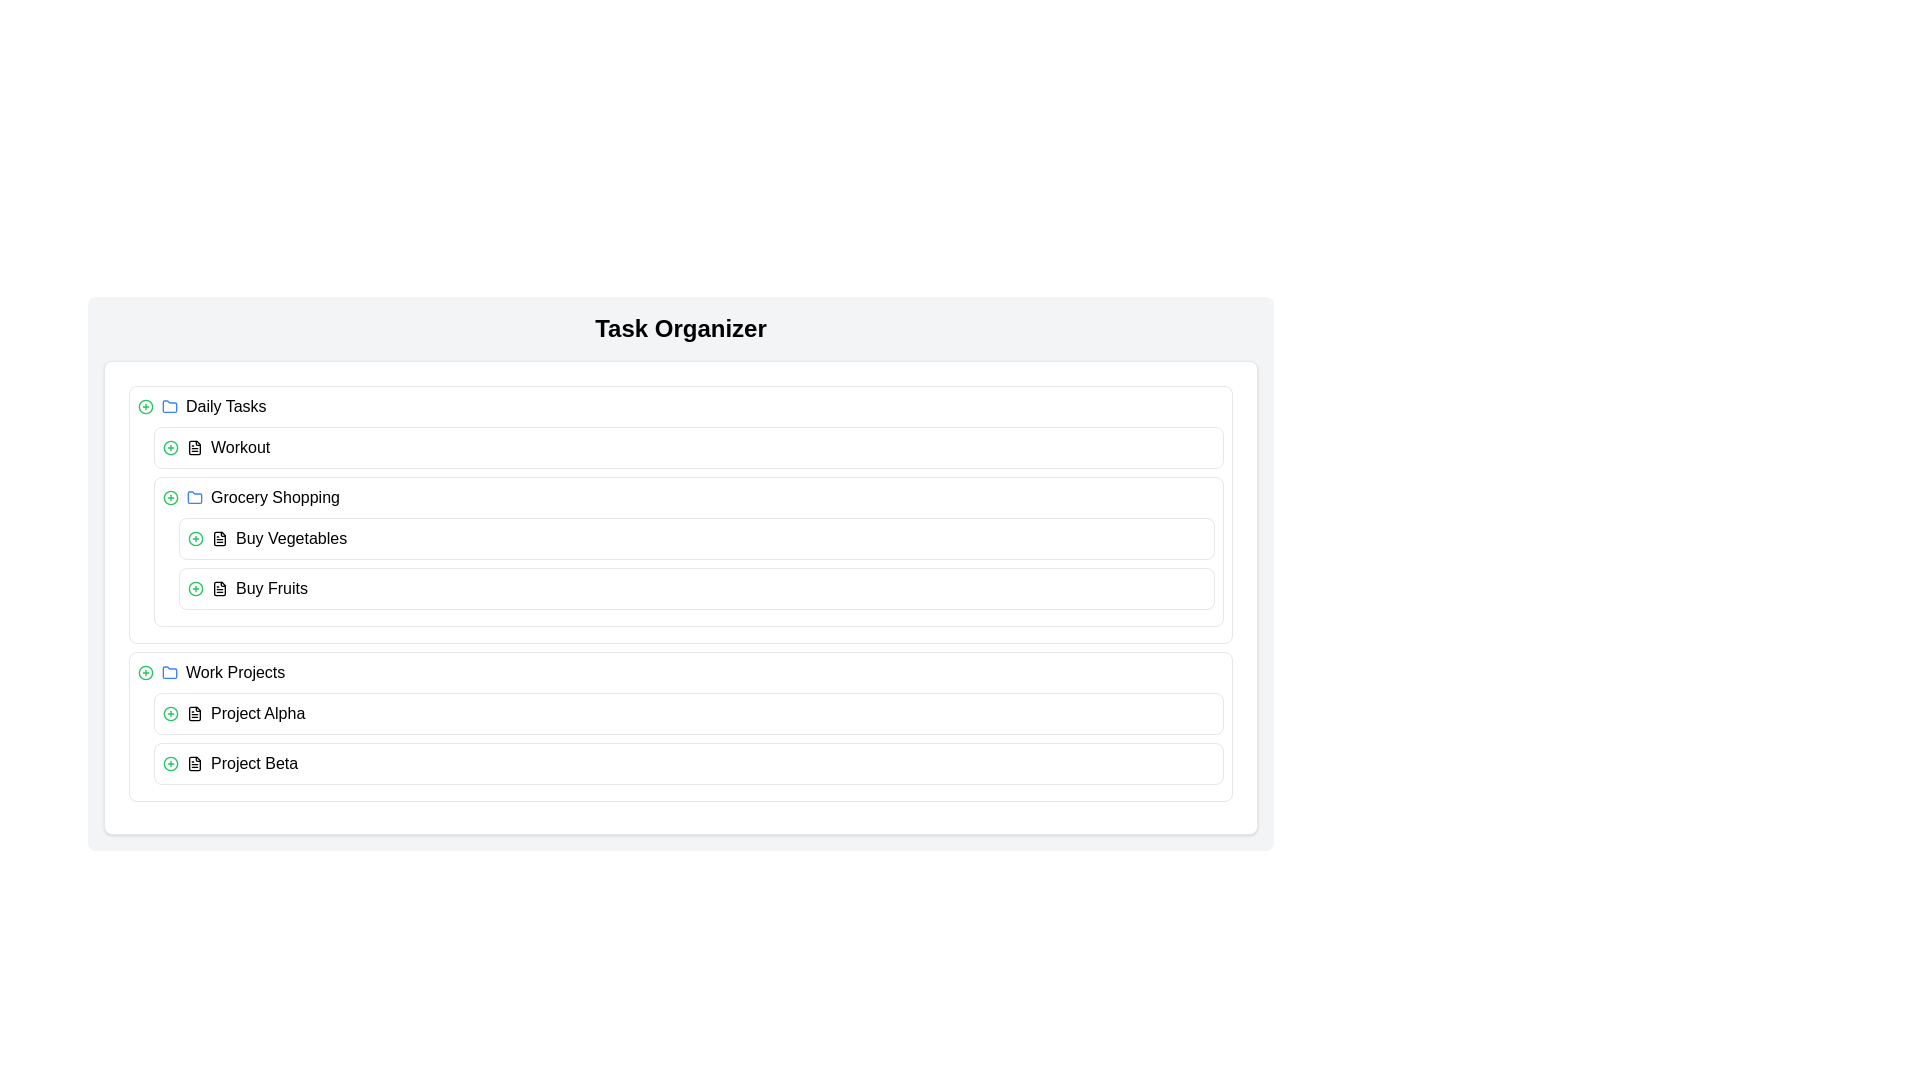 This screenshot has height=1080, width=1920. What do you see at coordinates (144, 672) in the screenshot?
I see `the button` at bounding box center [144, 672].